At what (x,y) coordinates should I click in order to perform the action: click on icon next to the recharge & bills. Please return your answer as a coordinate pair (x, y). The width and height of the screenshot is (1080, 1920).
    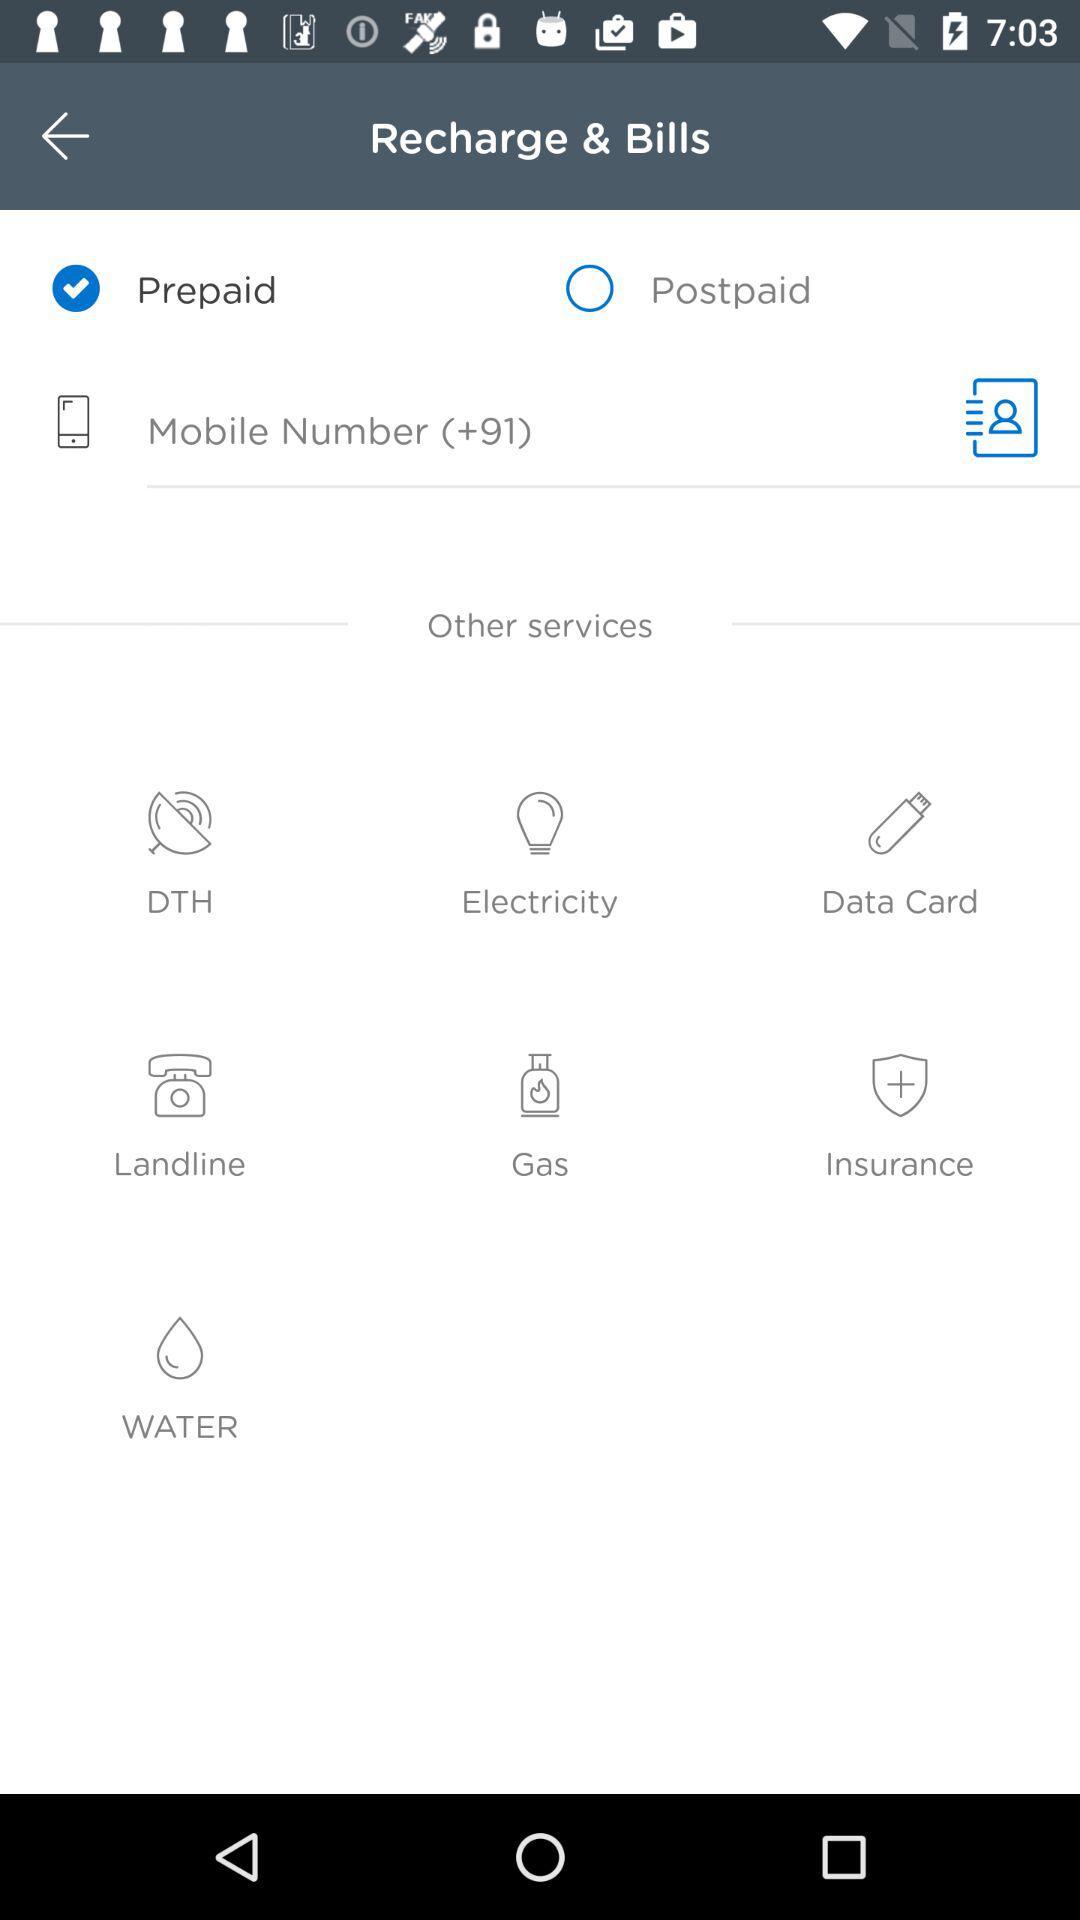
    Looking at the image, I should click on (108, 135).